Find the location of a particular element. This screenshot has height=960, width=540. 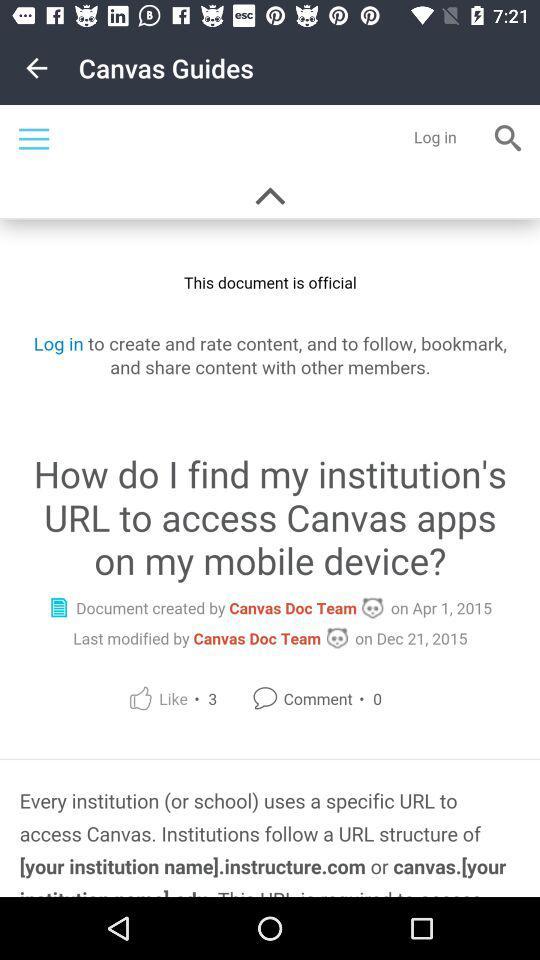

advertisement is located at coordinates (270, 500).